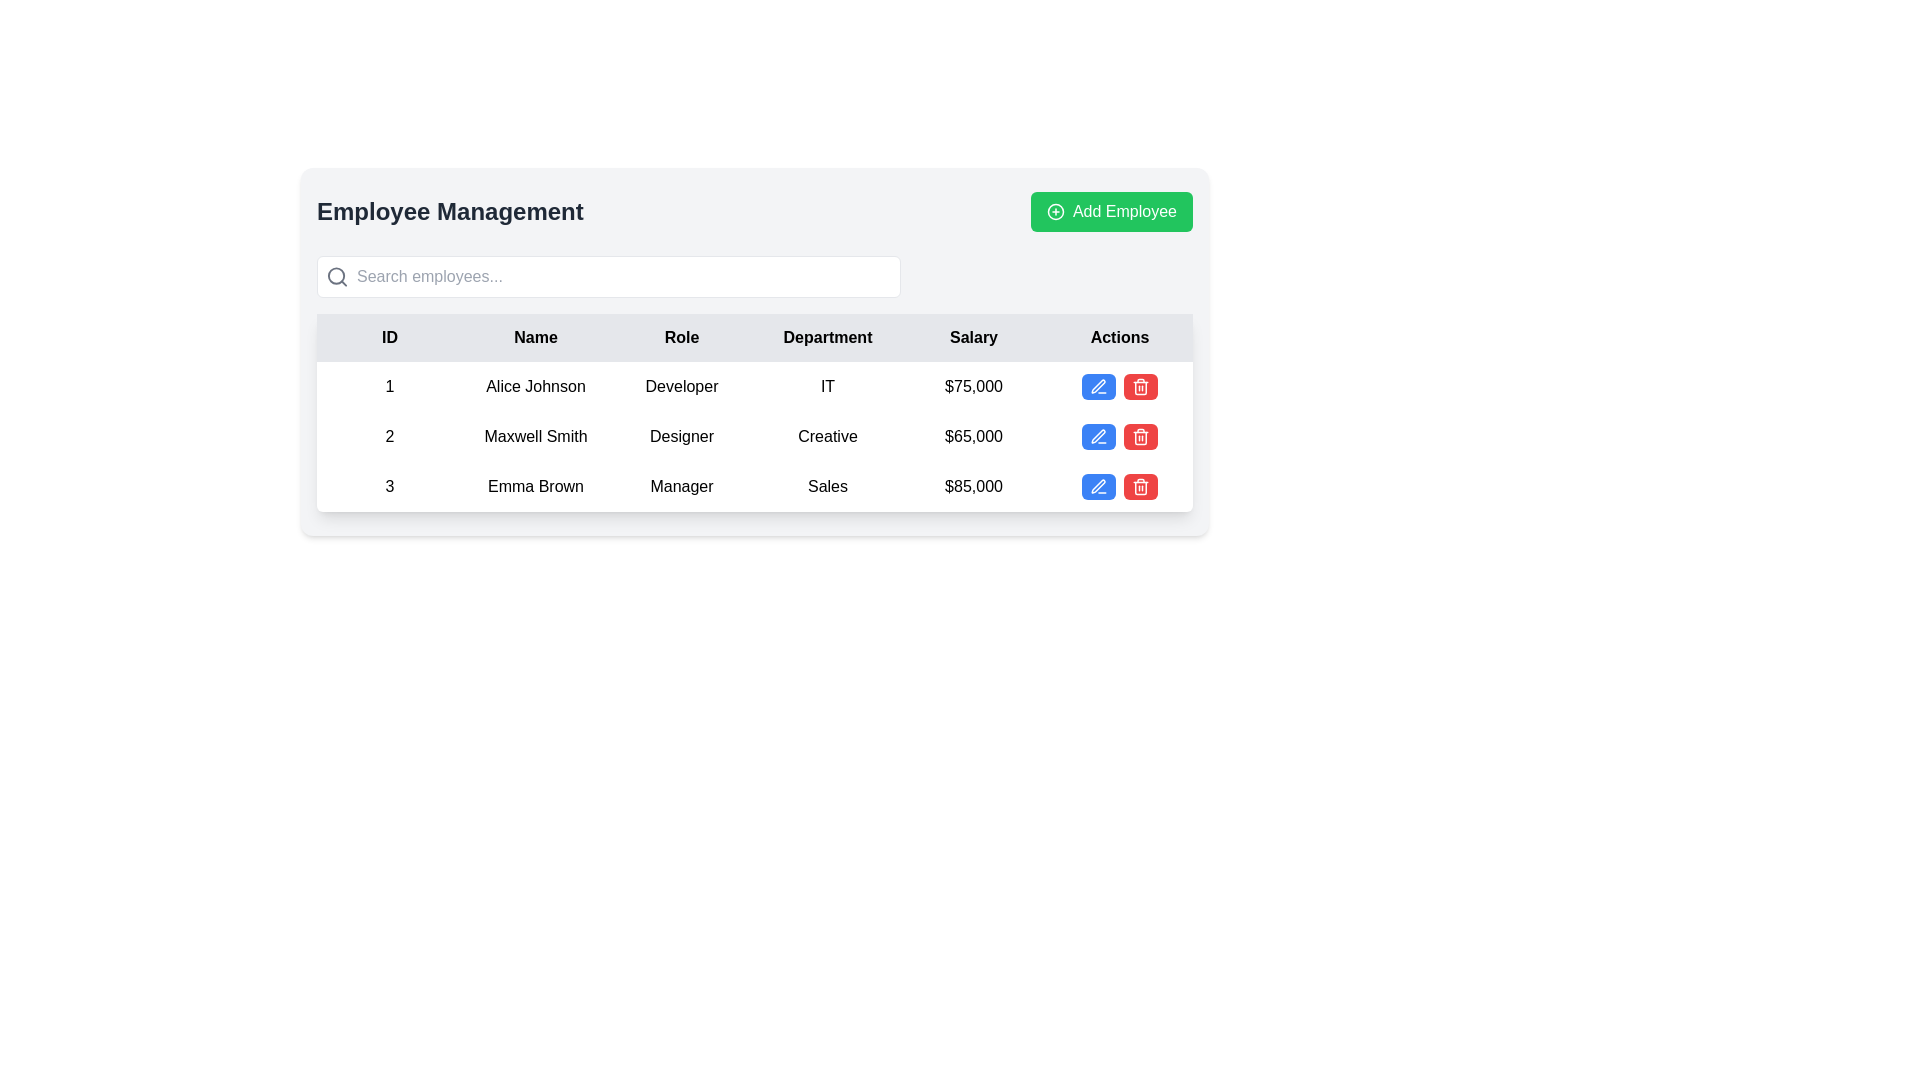 Image resolution: width=1920 pixels, height=1080 pixels. Describe the element at coordinates (389, 386) in the screenshot. I see `the table cell containing the centered black number '1' in the first row under the 'ID' column` at that location.